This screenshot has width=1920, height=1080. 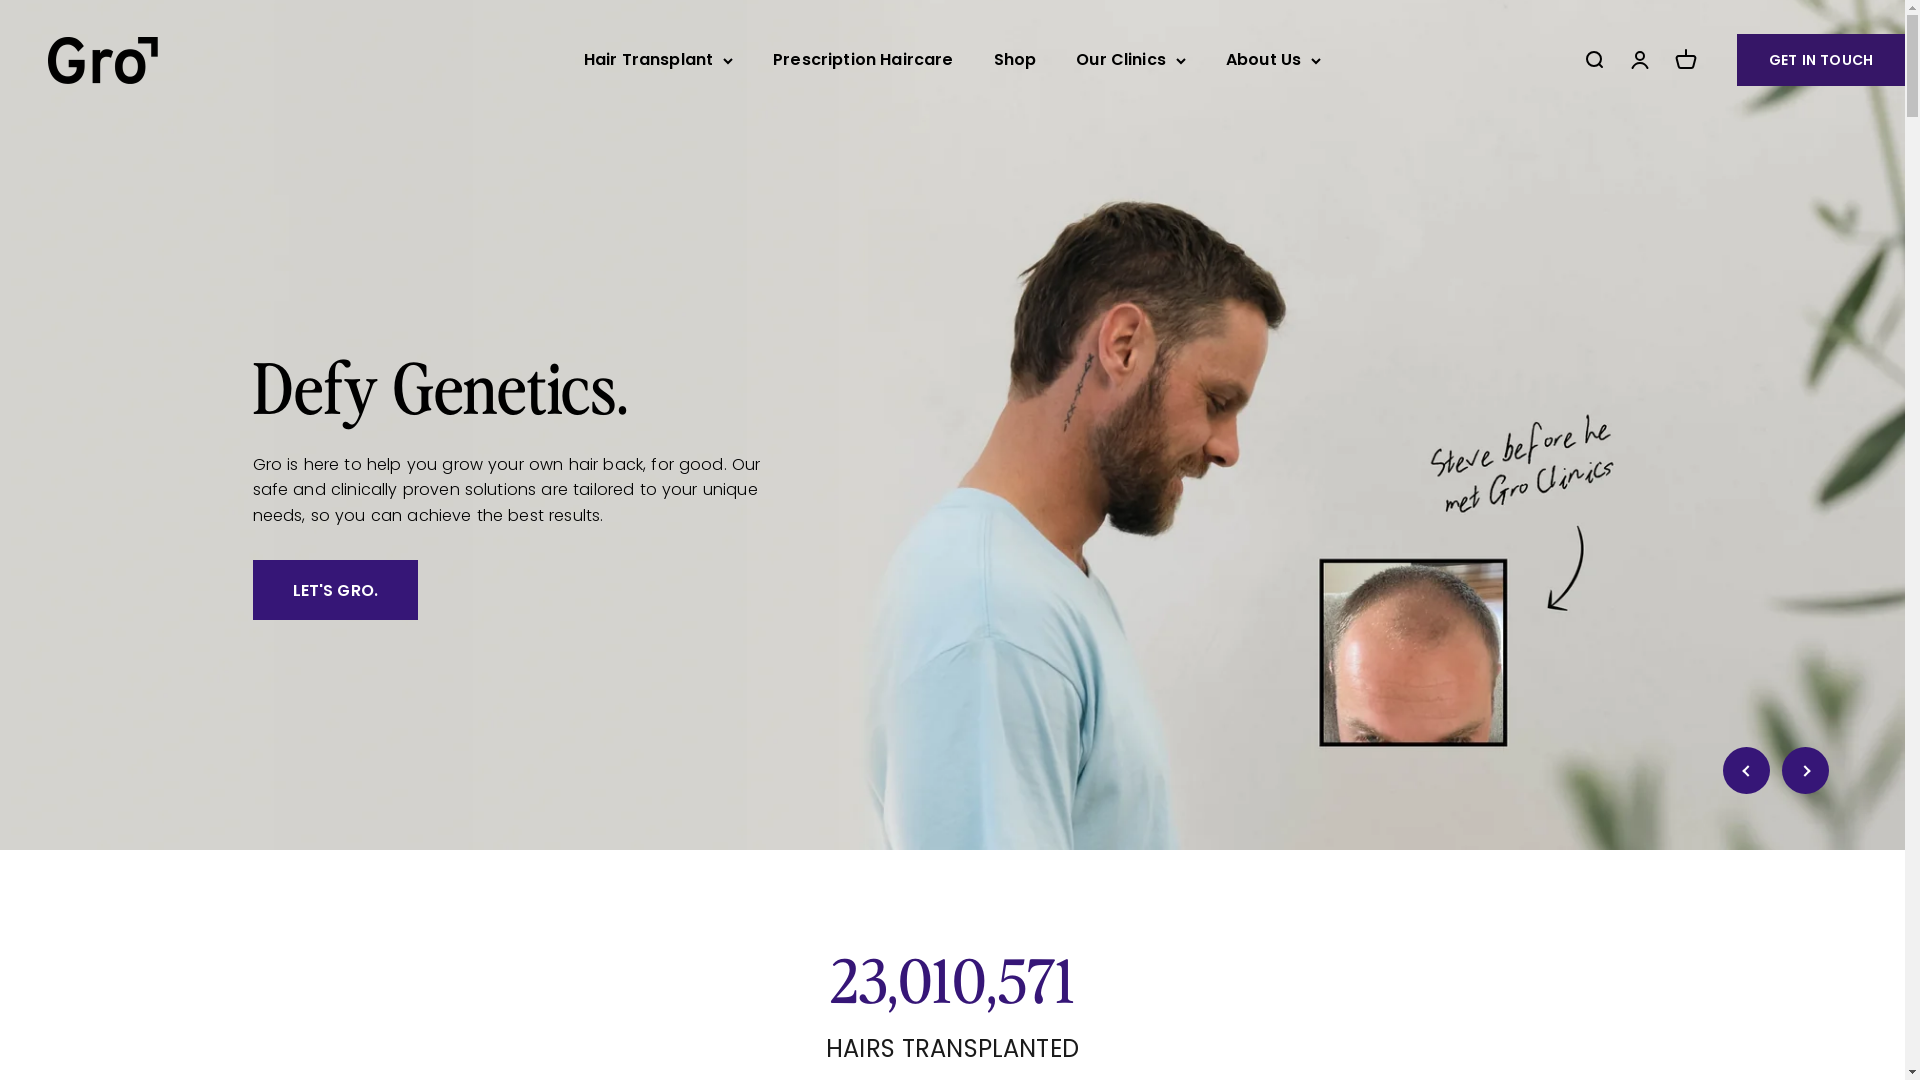 I want to click on 'Open search', so click(x=1592, y=59).